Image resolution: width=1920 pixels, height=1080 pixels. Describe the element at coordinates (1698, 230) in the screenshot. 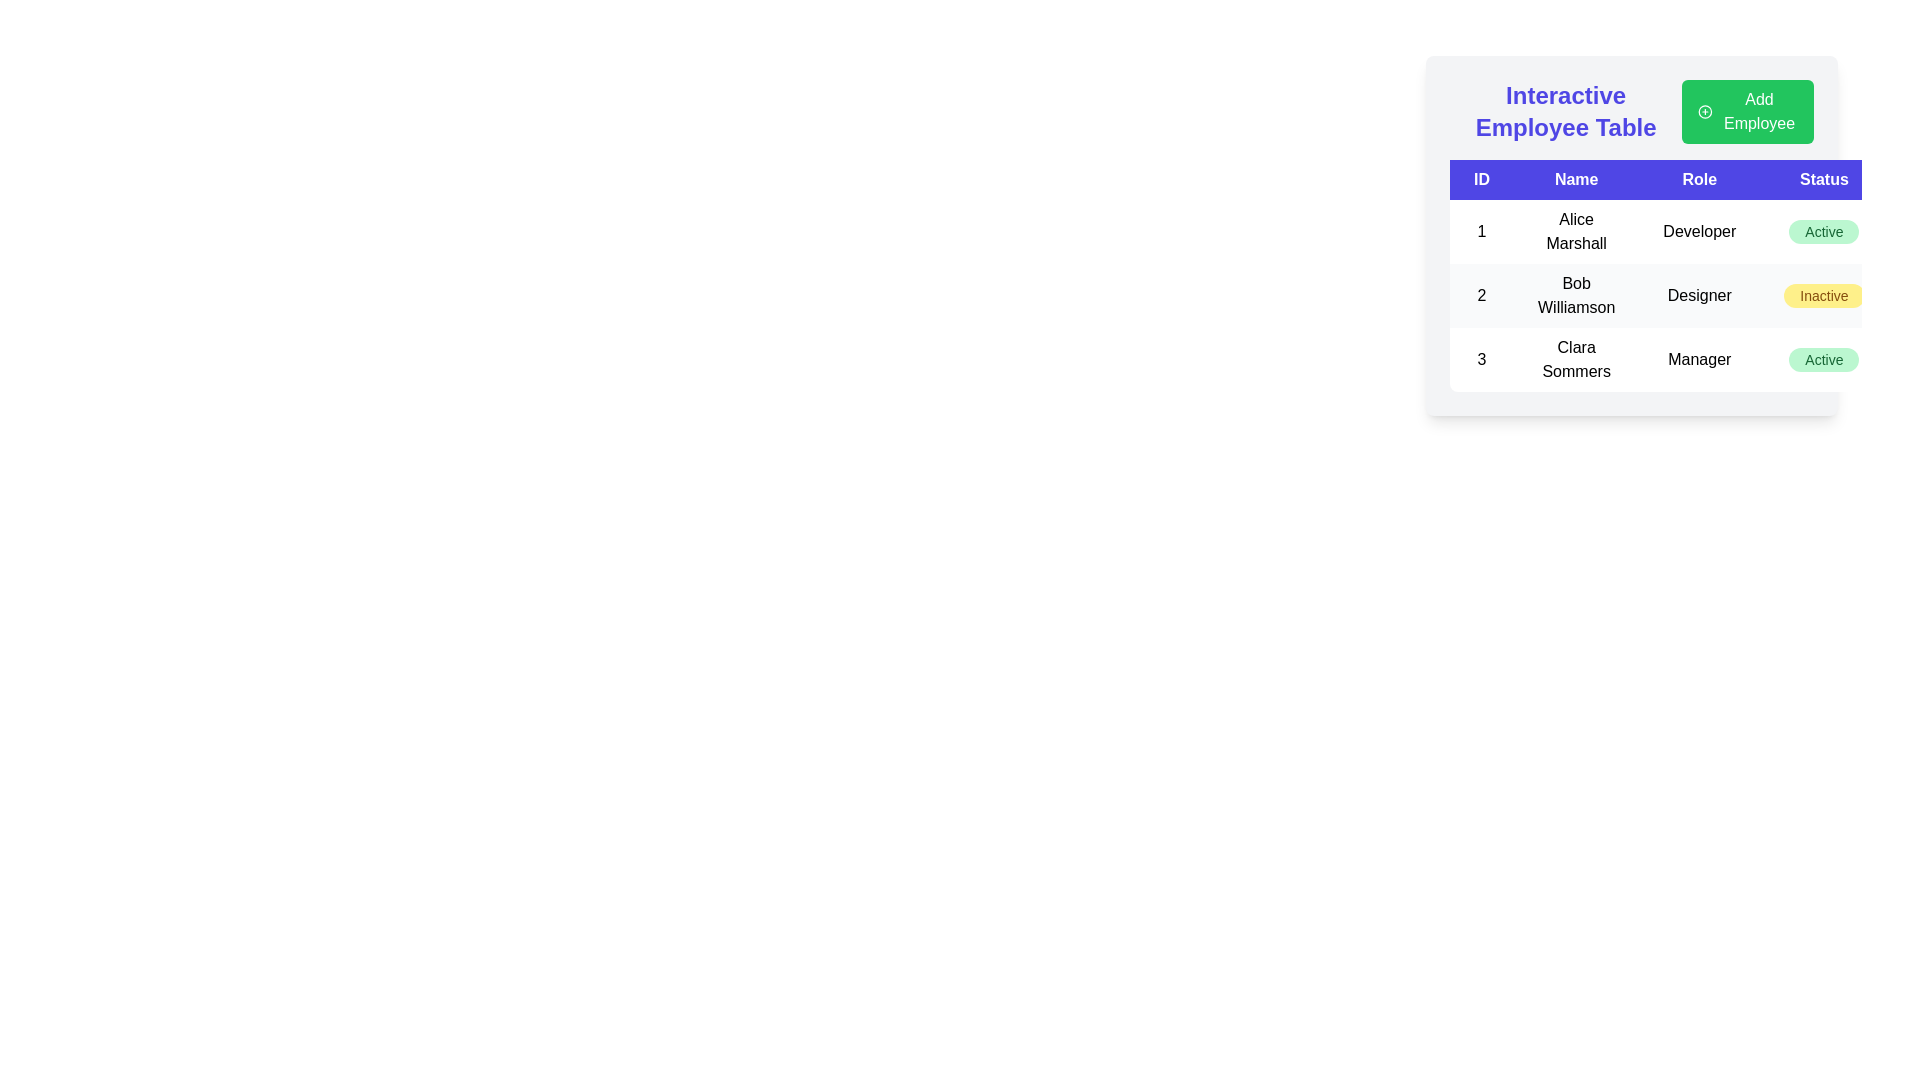

I see `the text label displaying 'Developer' in black font, located in the 'Role' column of the first row of the 'Interactive Employee Table' for the individual 'Alice Marshall'` at that location.